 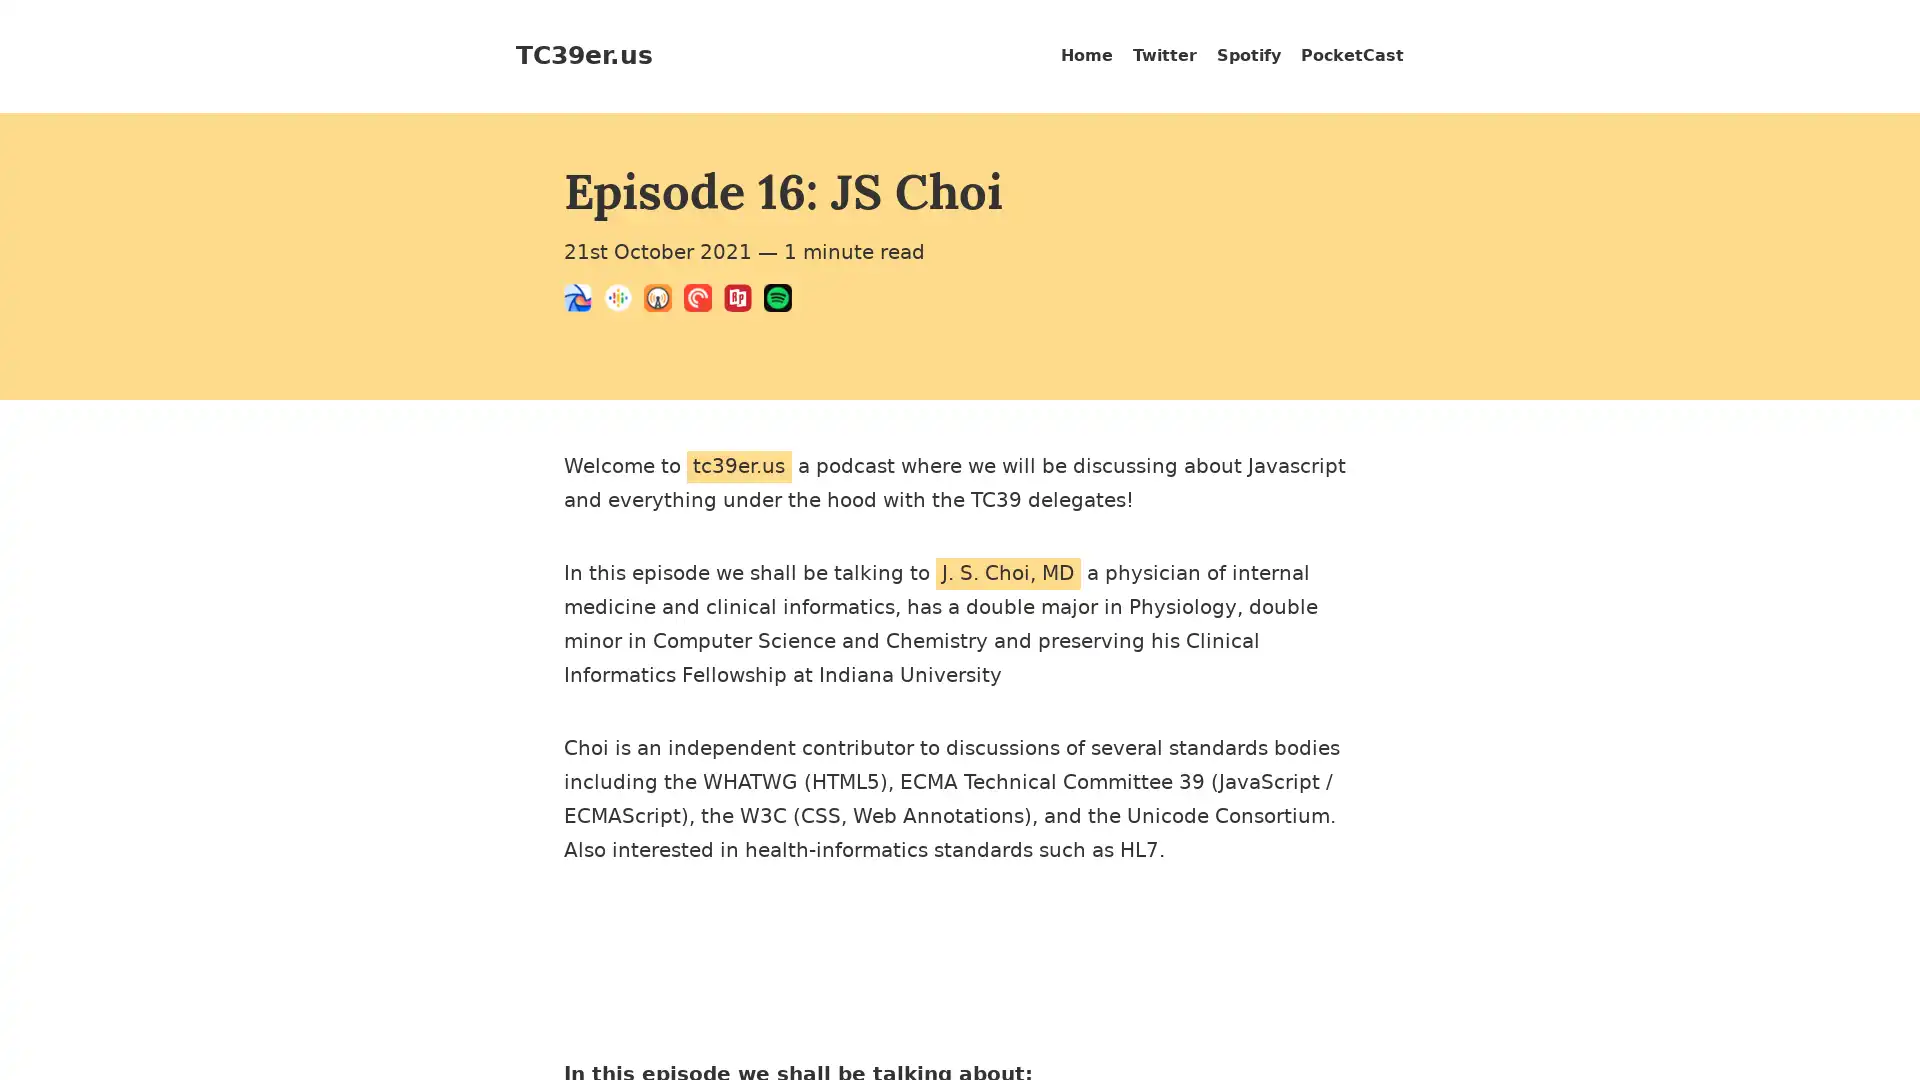 What do you see at coordinates (583, 301) in the screenshot?
I see `Breaker Logo` at bounding box center [583, 301].